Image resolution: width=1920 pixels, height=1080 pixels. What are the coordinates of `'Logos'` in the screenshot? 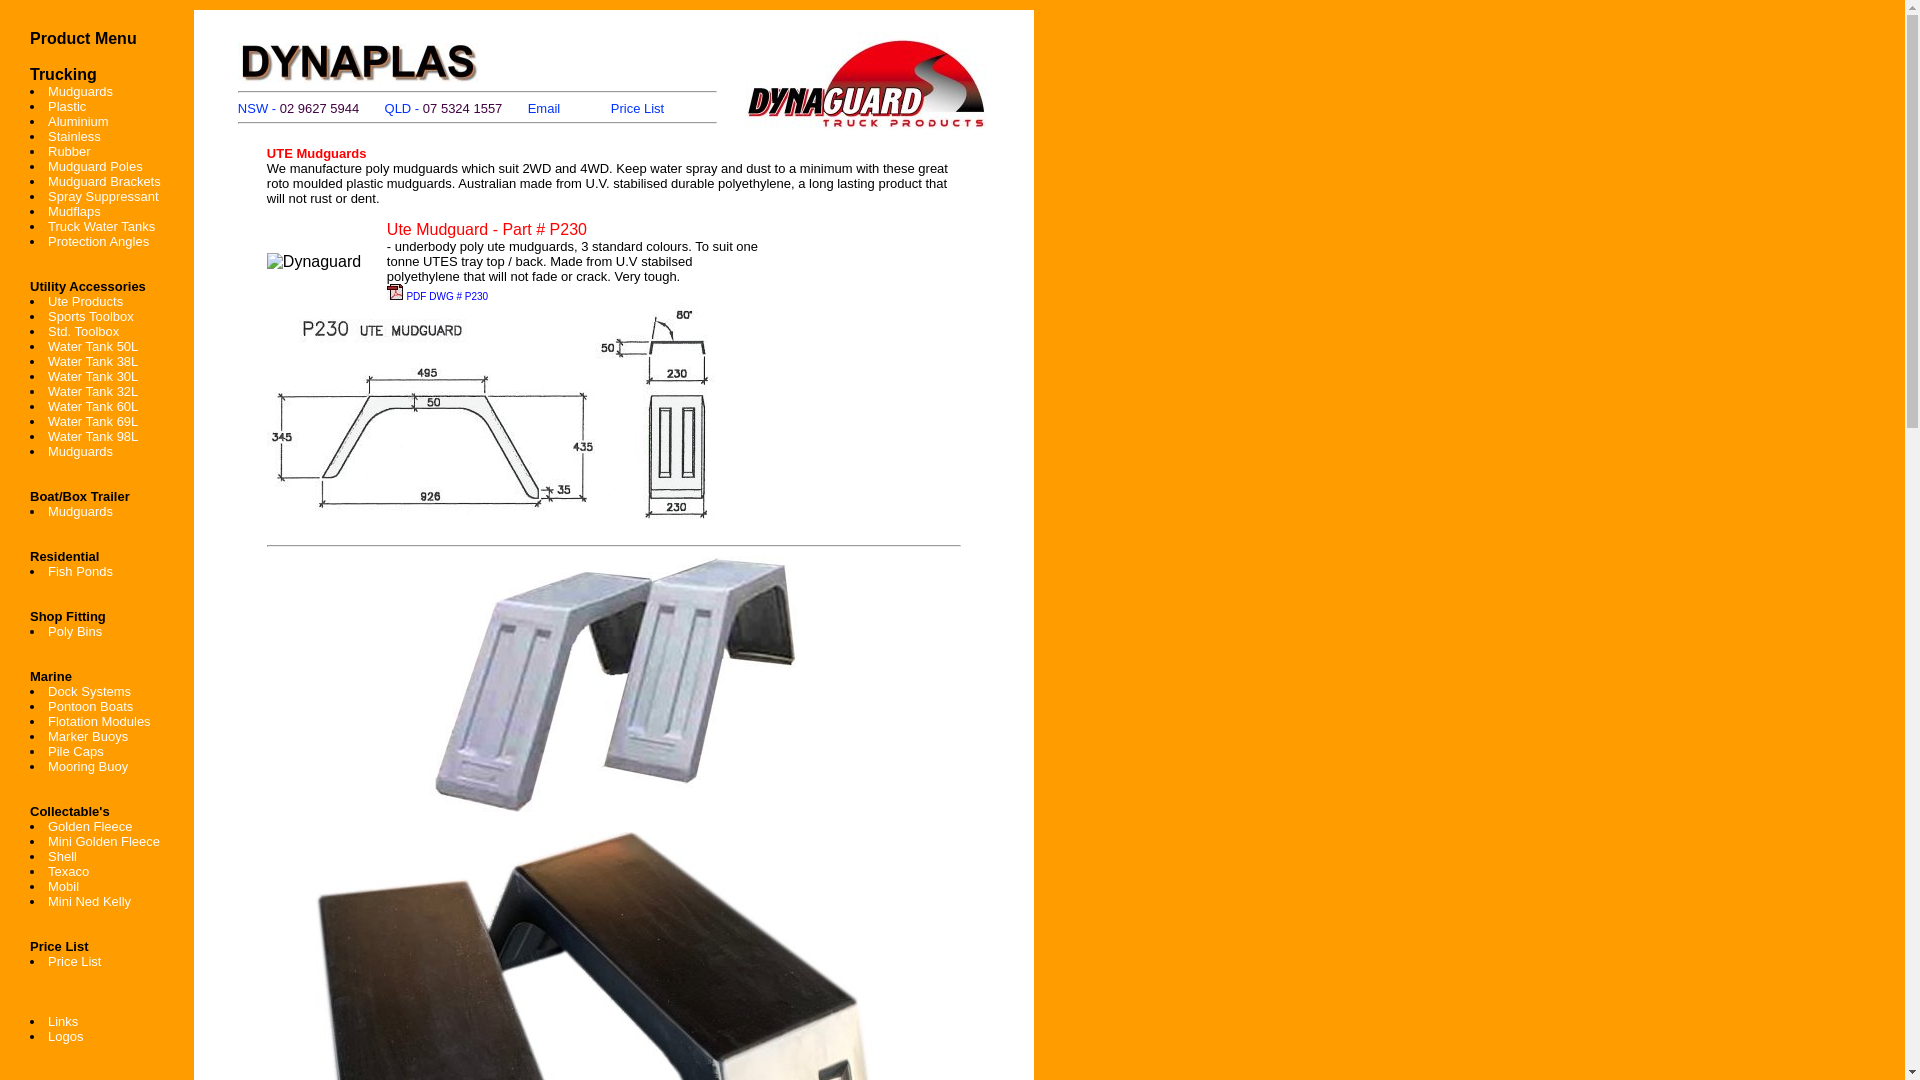 It's located at (65, 1035).